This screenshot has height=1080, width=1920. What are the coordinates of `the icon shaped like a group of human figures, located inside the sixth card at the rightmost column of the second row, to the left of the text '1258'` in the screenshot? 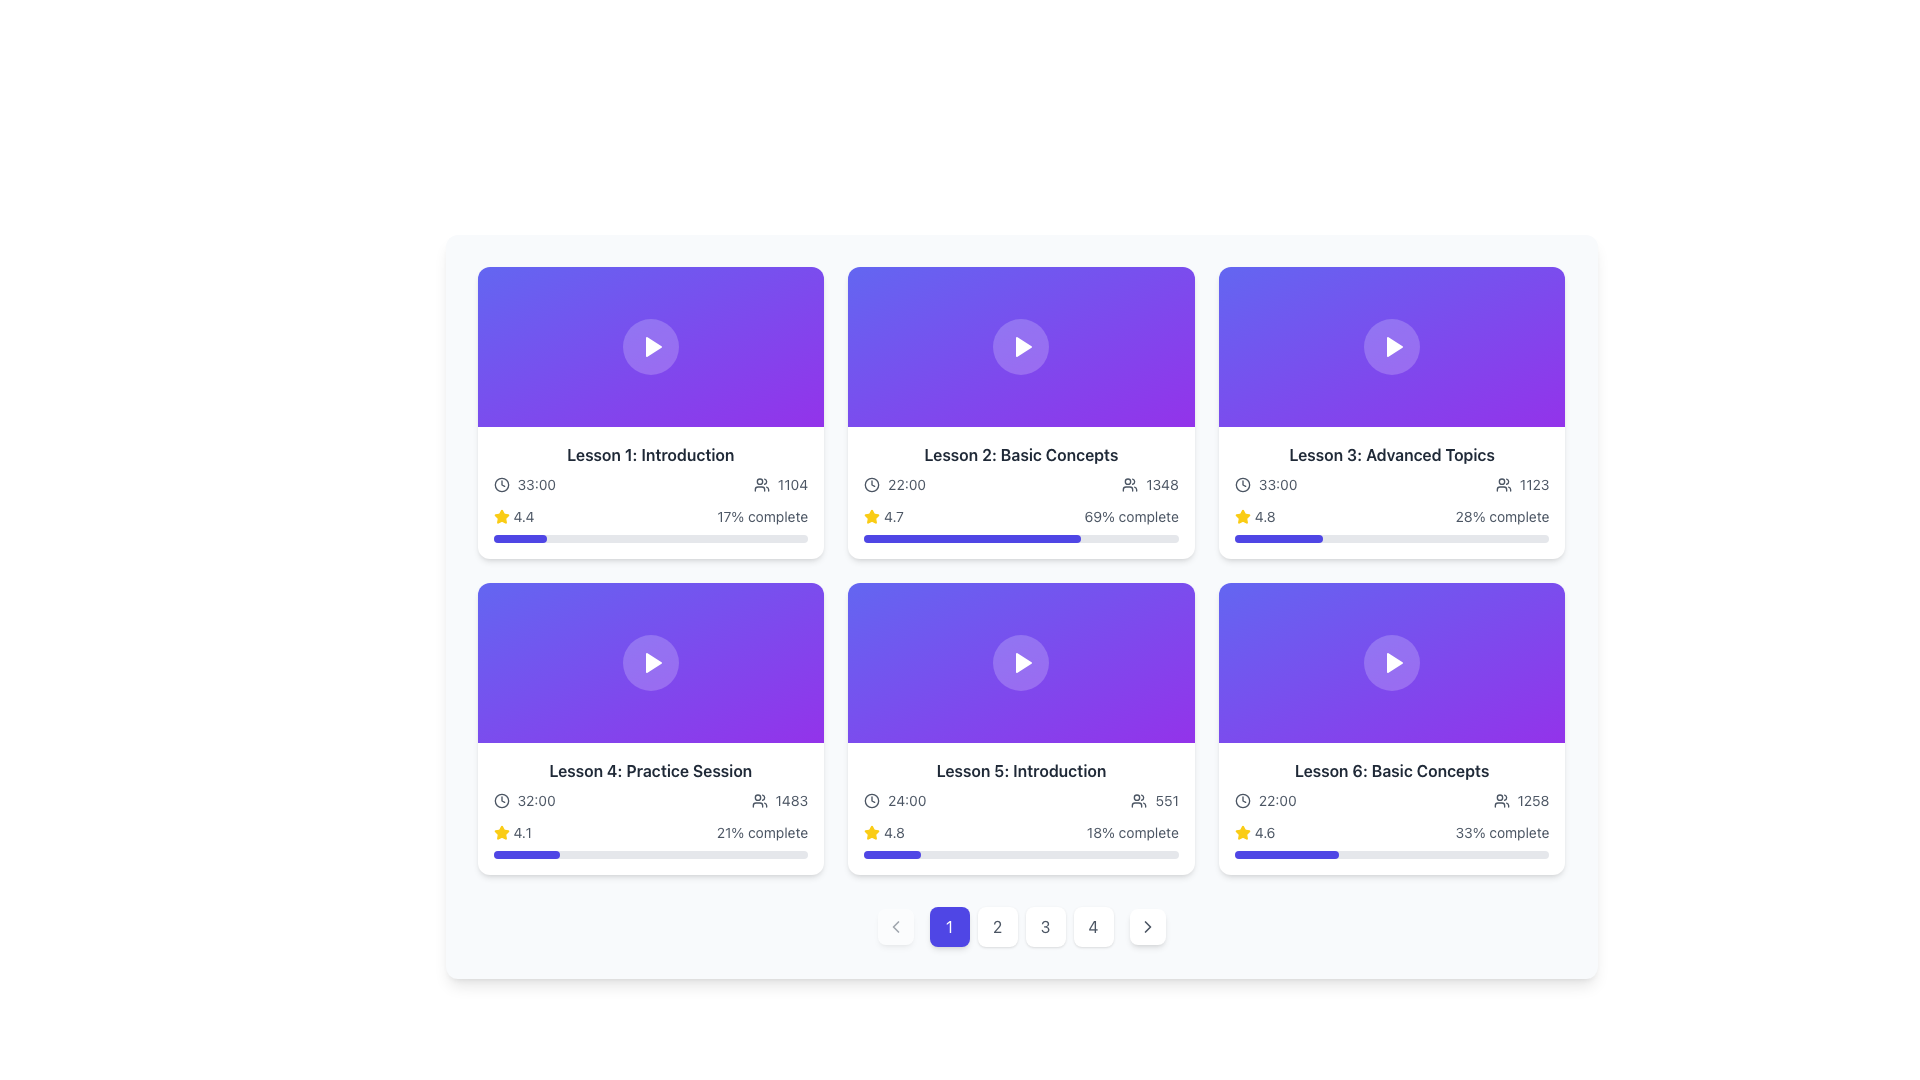 It's located at (1501, 800).